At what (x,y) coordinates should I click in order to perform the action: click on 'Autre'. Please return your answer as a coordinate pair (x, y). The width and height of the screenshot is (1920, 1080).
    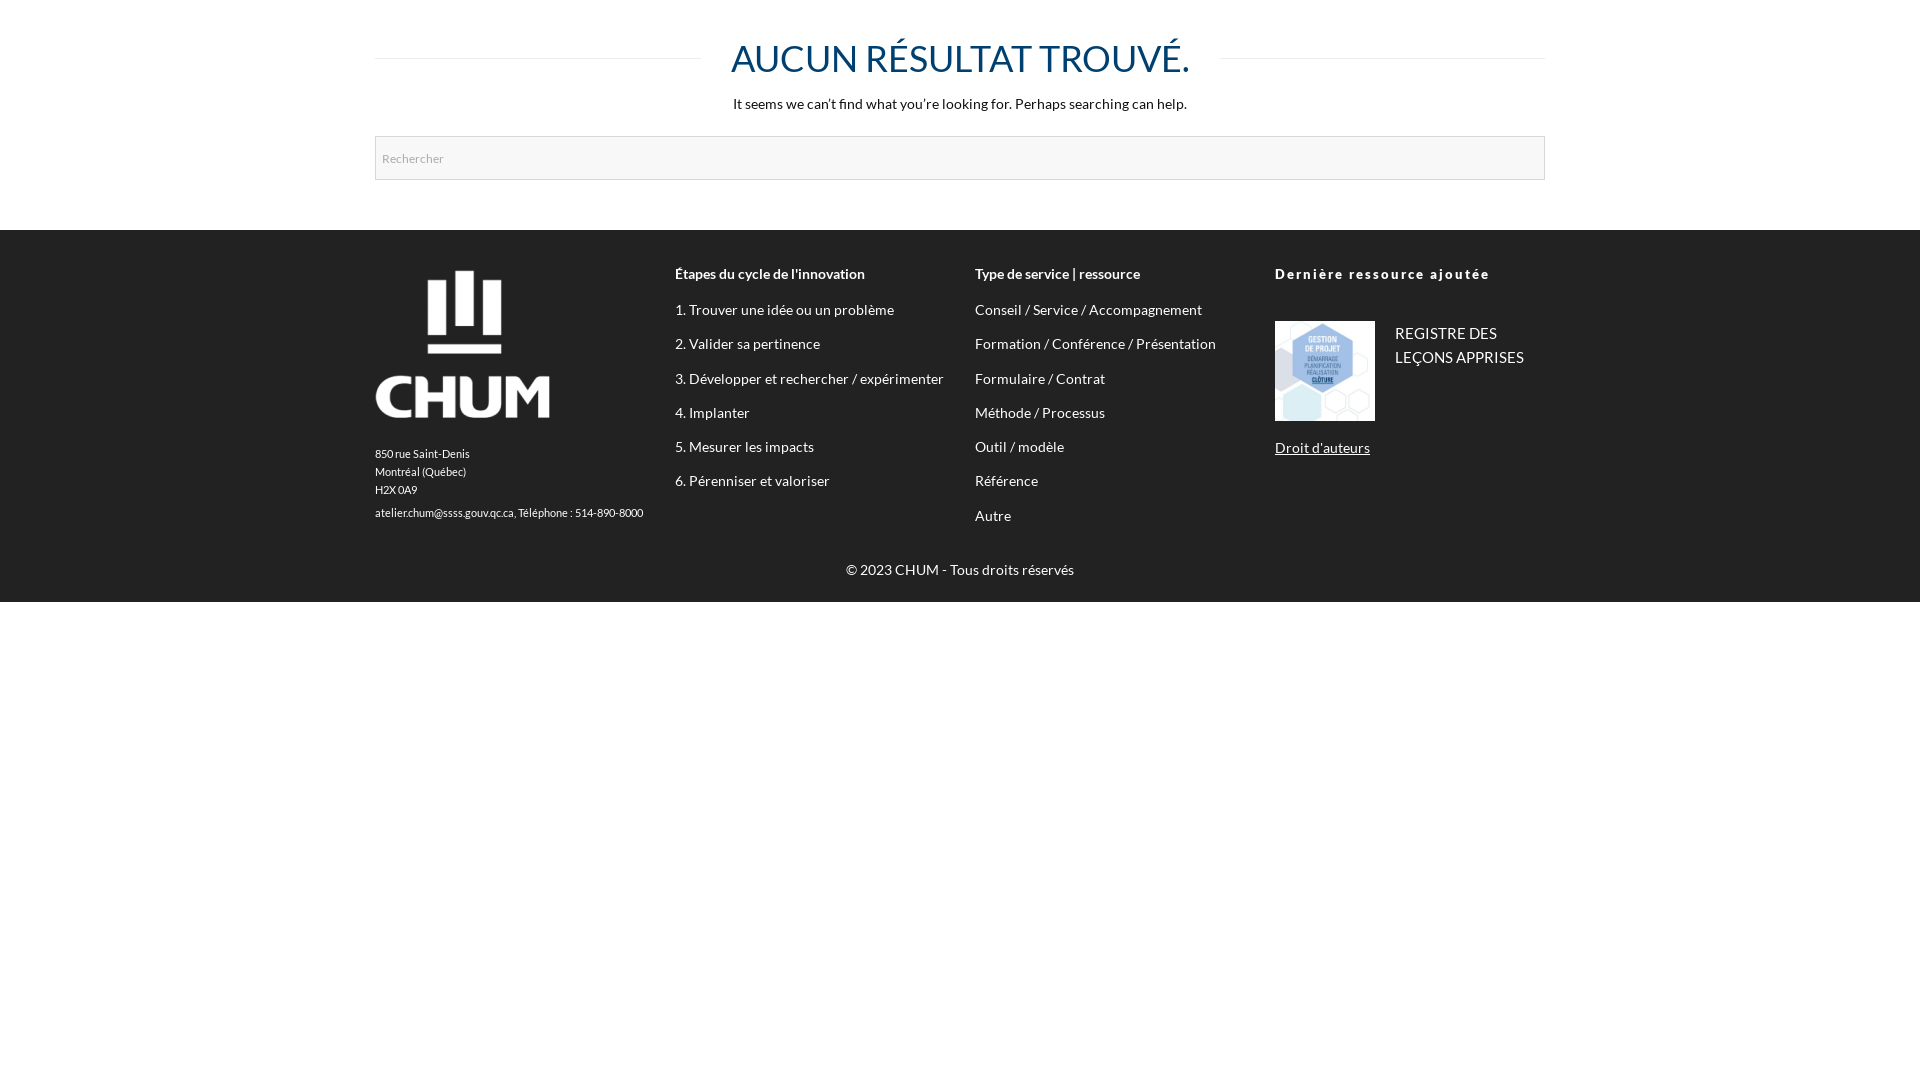
    Looking at the image, I should click on (993, 514).